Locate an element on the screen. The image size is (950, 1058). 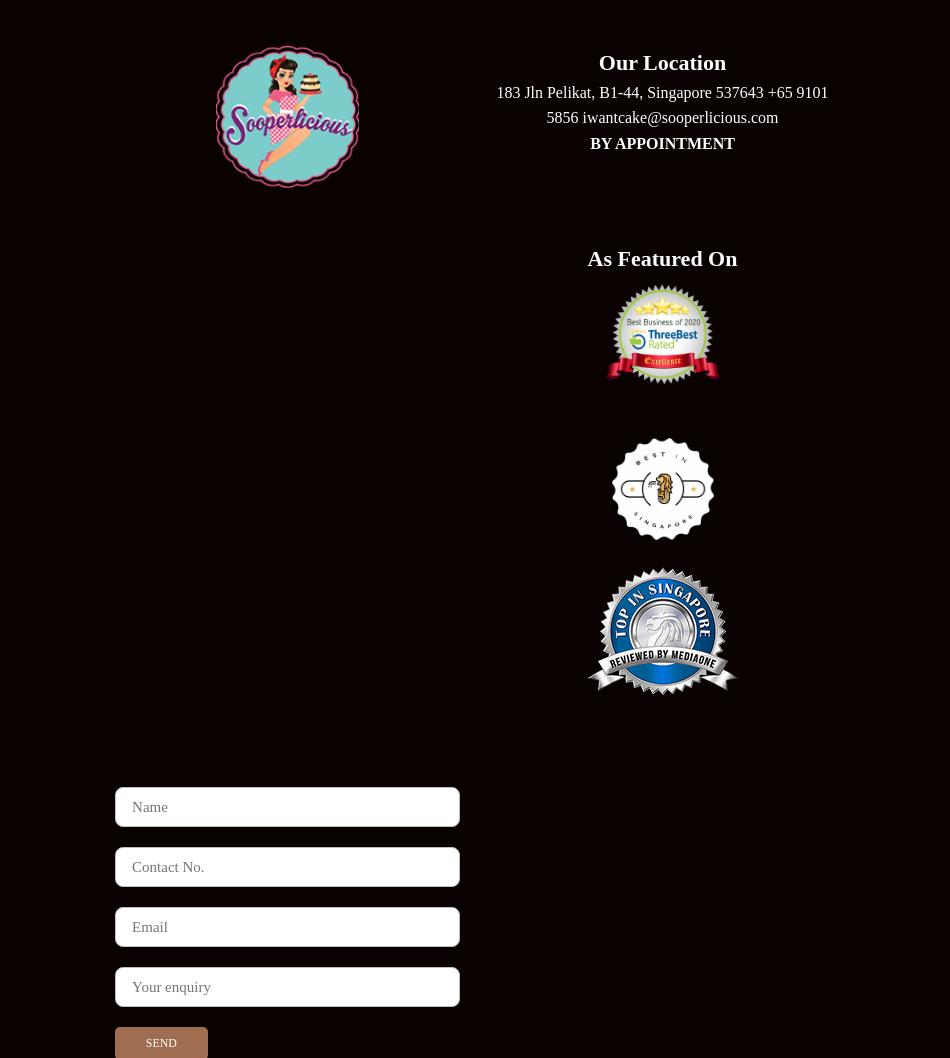
'iwantcake@sooperlicious.com' is located at coordinates (680, 116).